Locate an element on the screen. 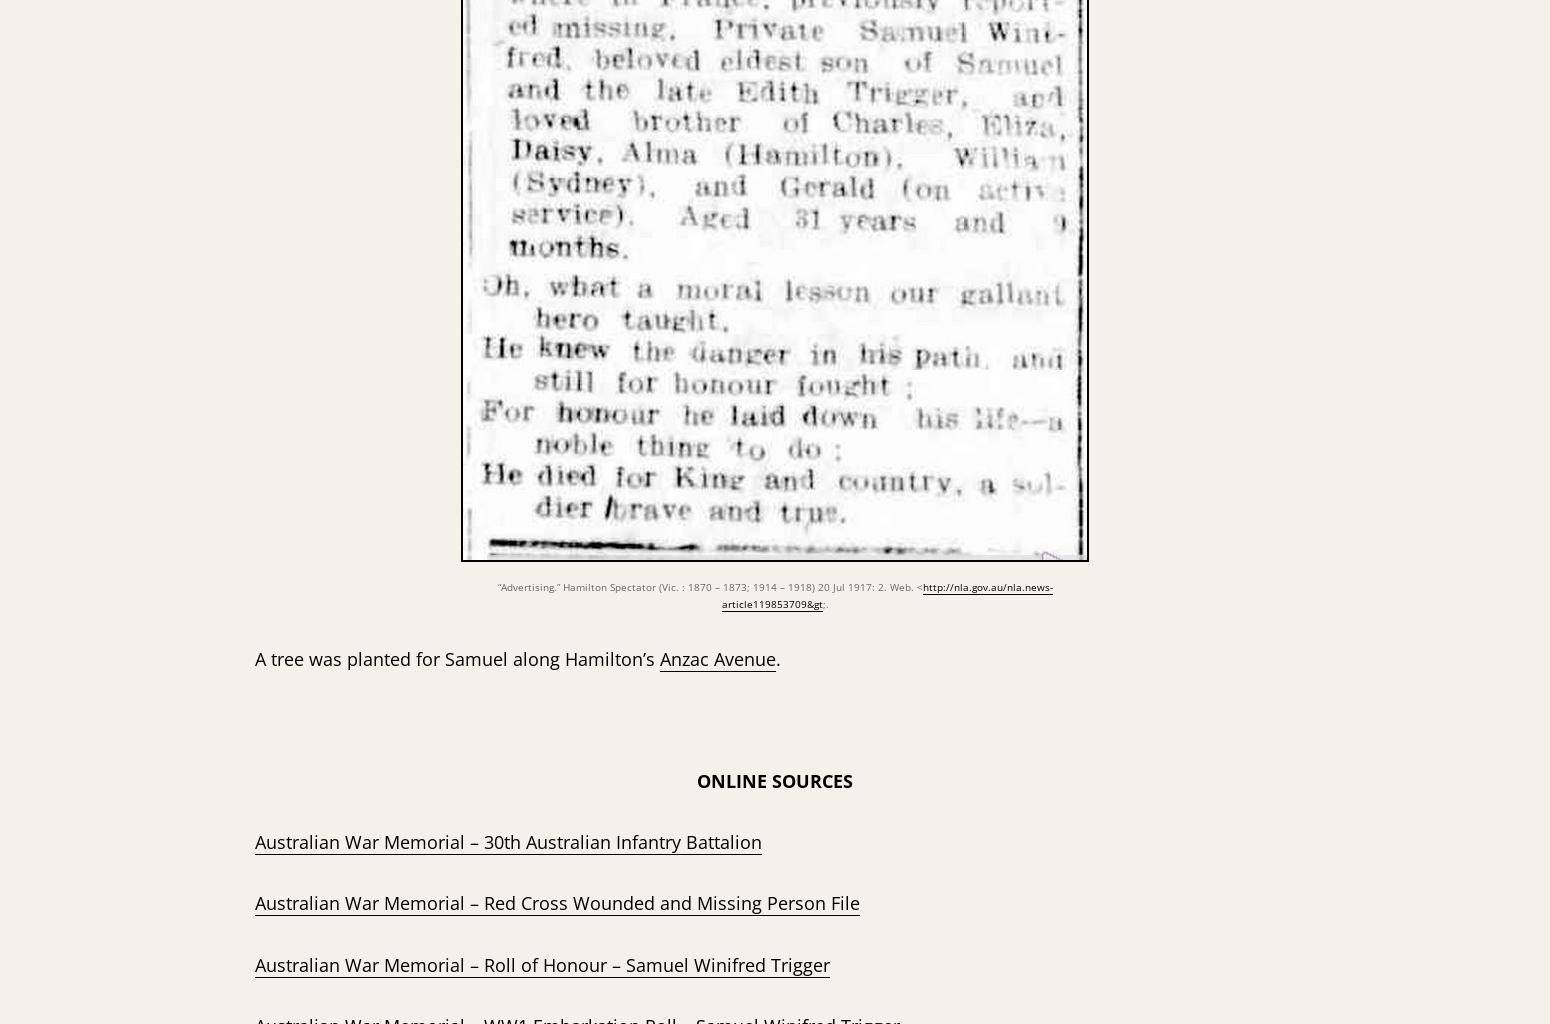  'ONLINE SOURCES' is located at coordinates (775, 781).